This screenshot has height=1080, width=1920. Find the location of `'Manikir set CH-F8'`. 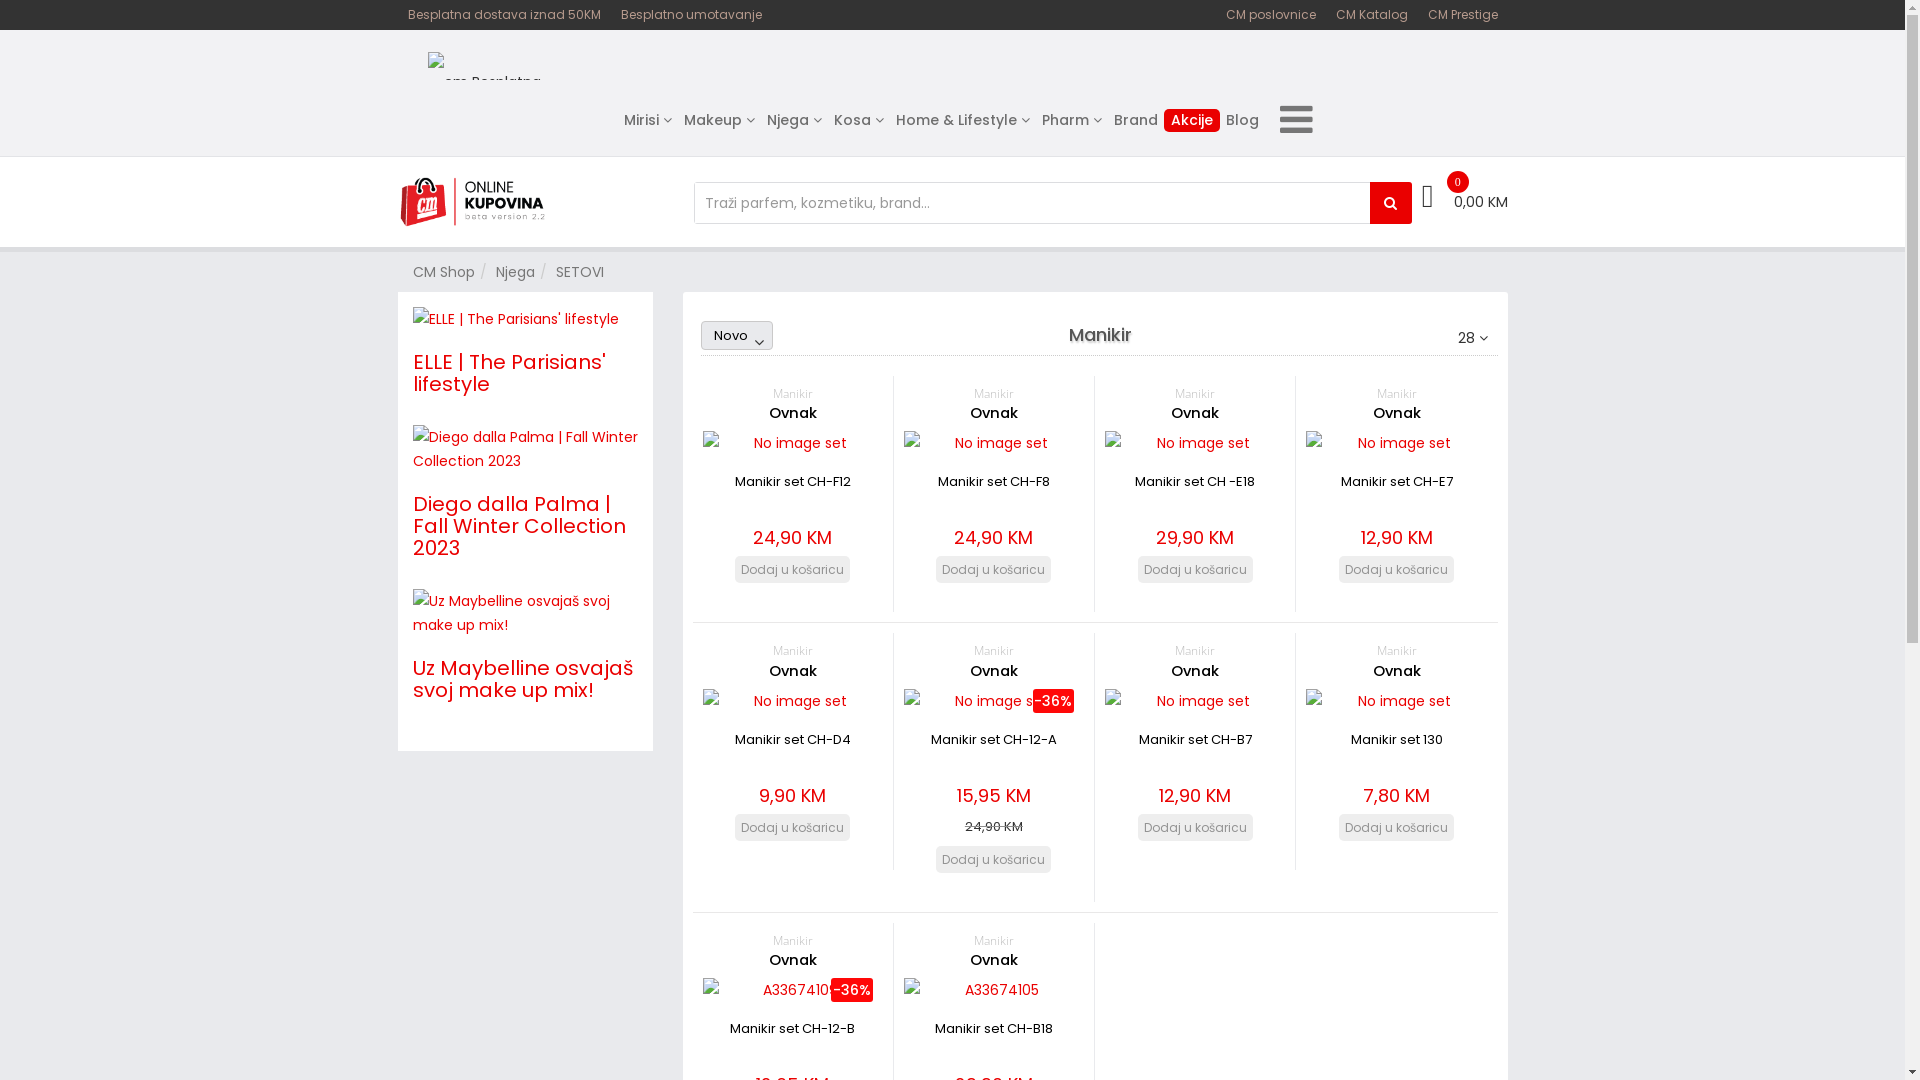

'Manikir set CH-F8' is located at coordinates (993, 481).